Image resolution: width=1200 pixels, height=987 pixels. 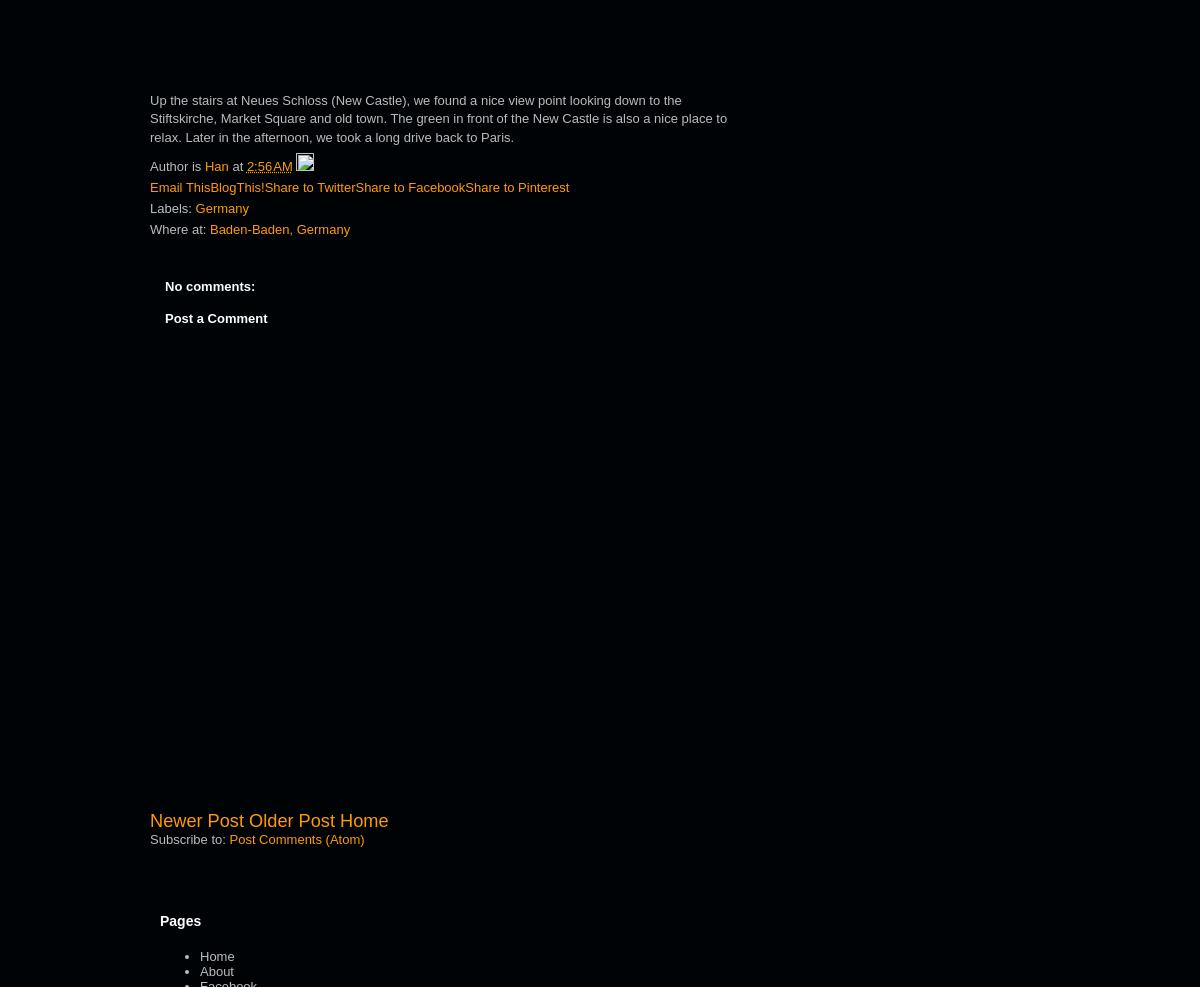 I want to click on 'Newer Post', so click(x=196, y=819).